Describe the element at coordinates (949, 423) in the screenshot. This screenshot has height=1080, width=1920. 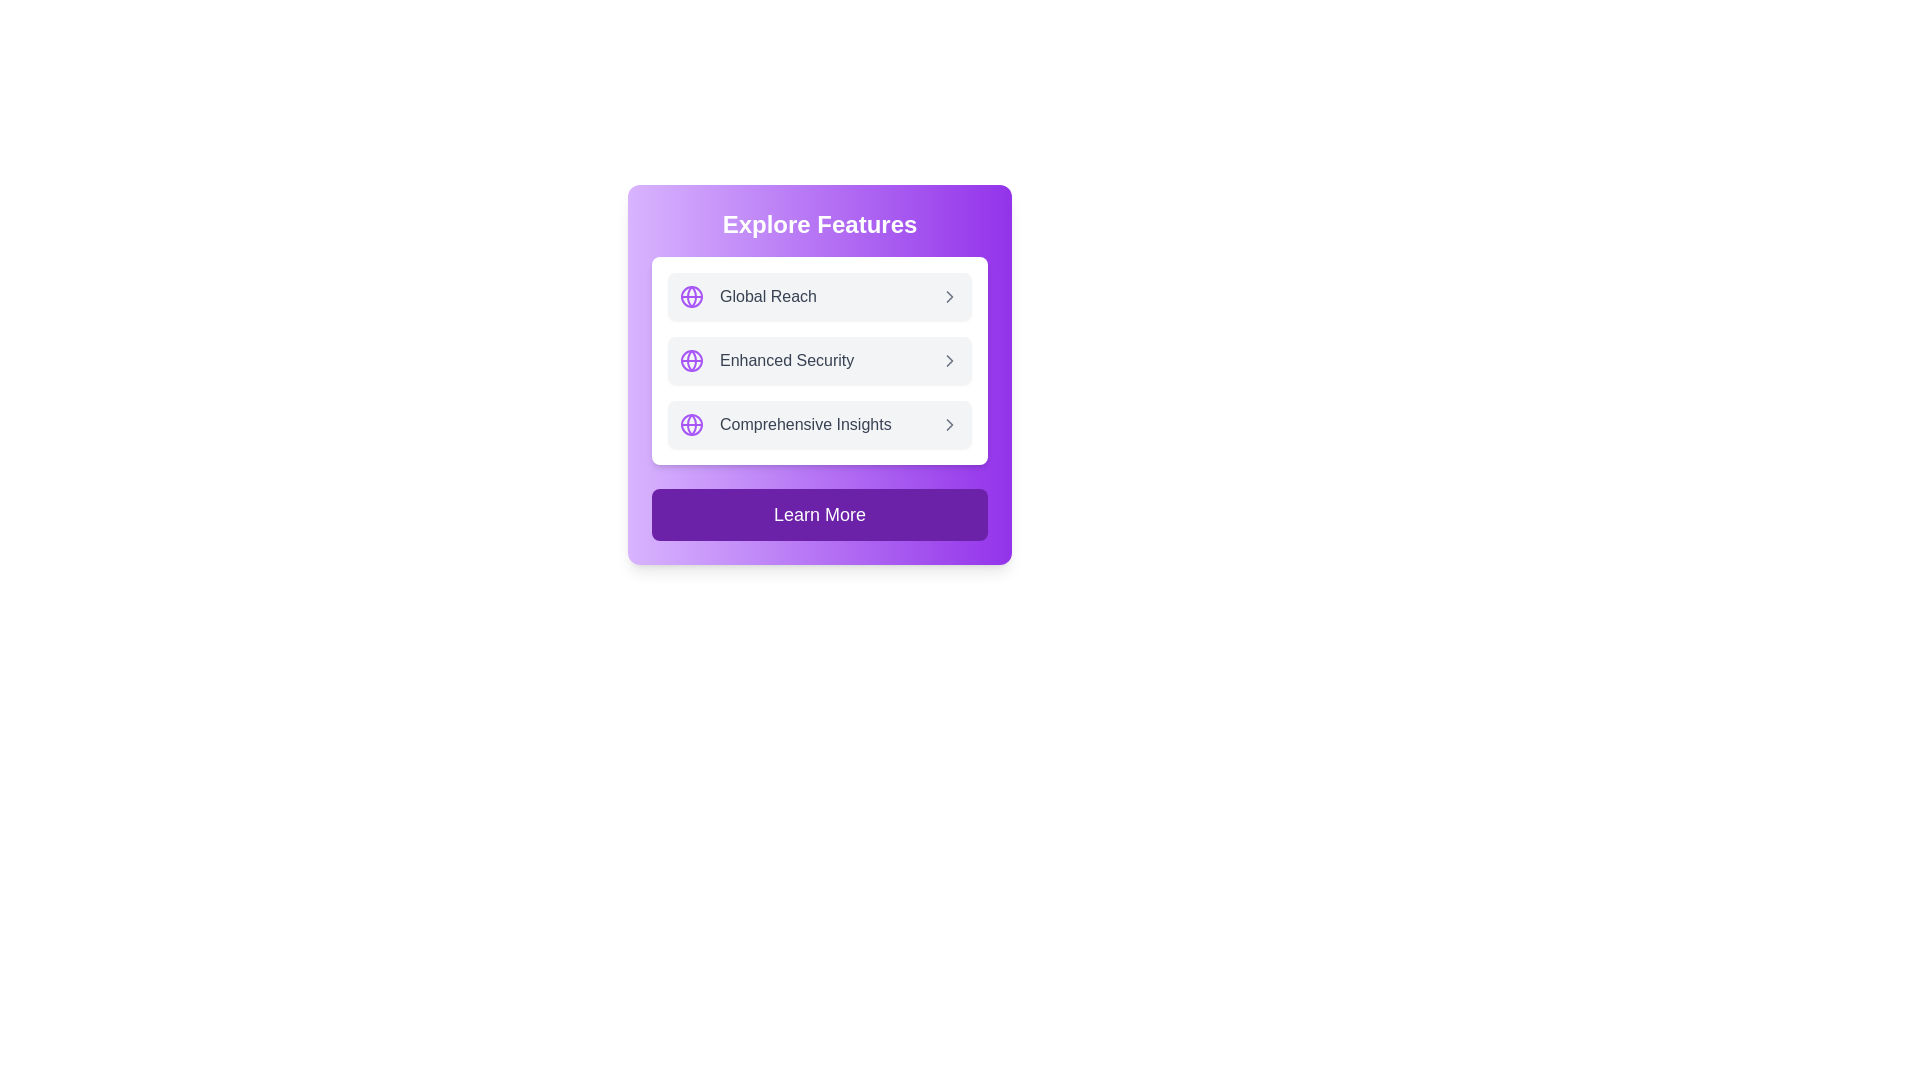
I see `the rightward-pointing chevron icon located at the far right of the card labeled 'Comprehensive Insights'` at that location.